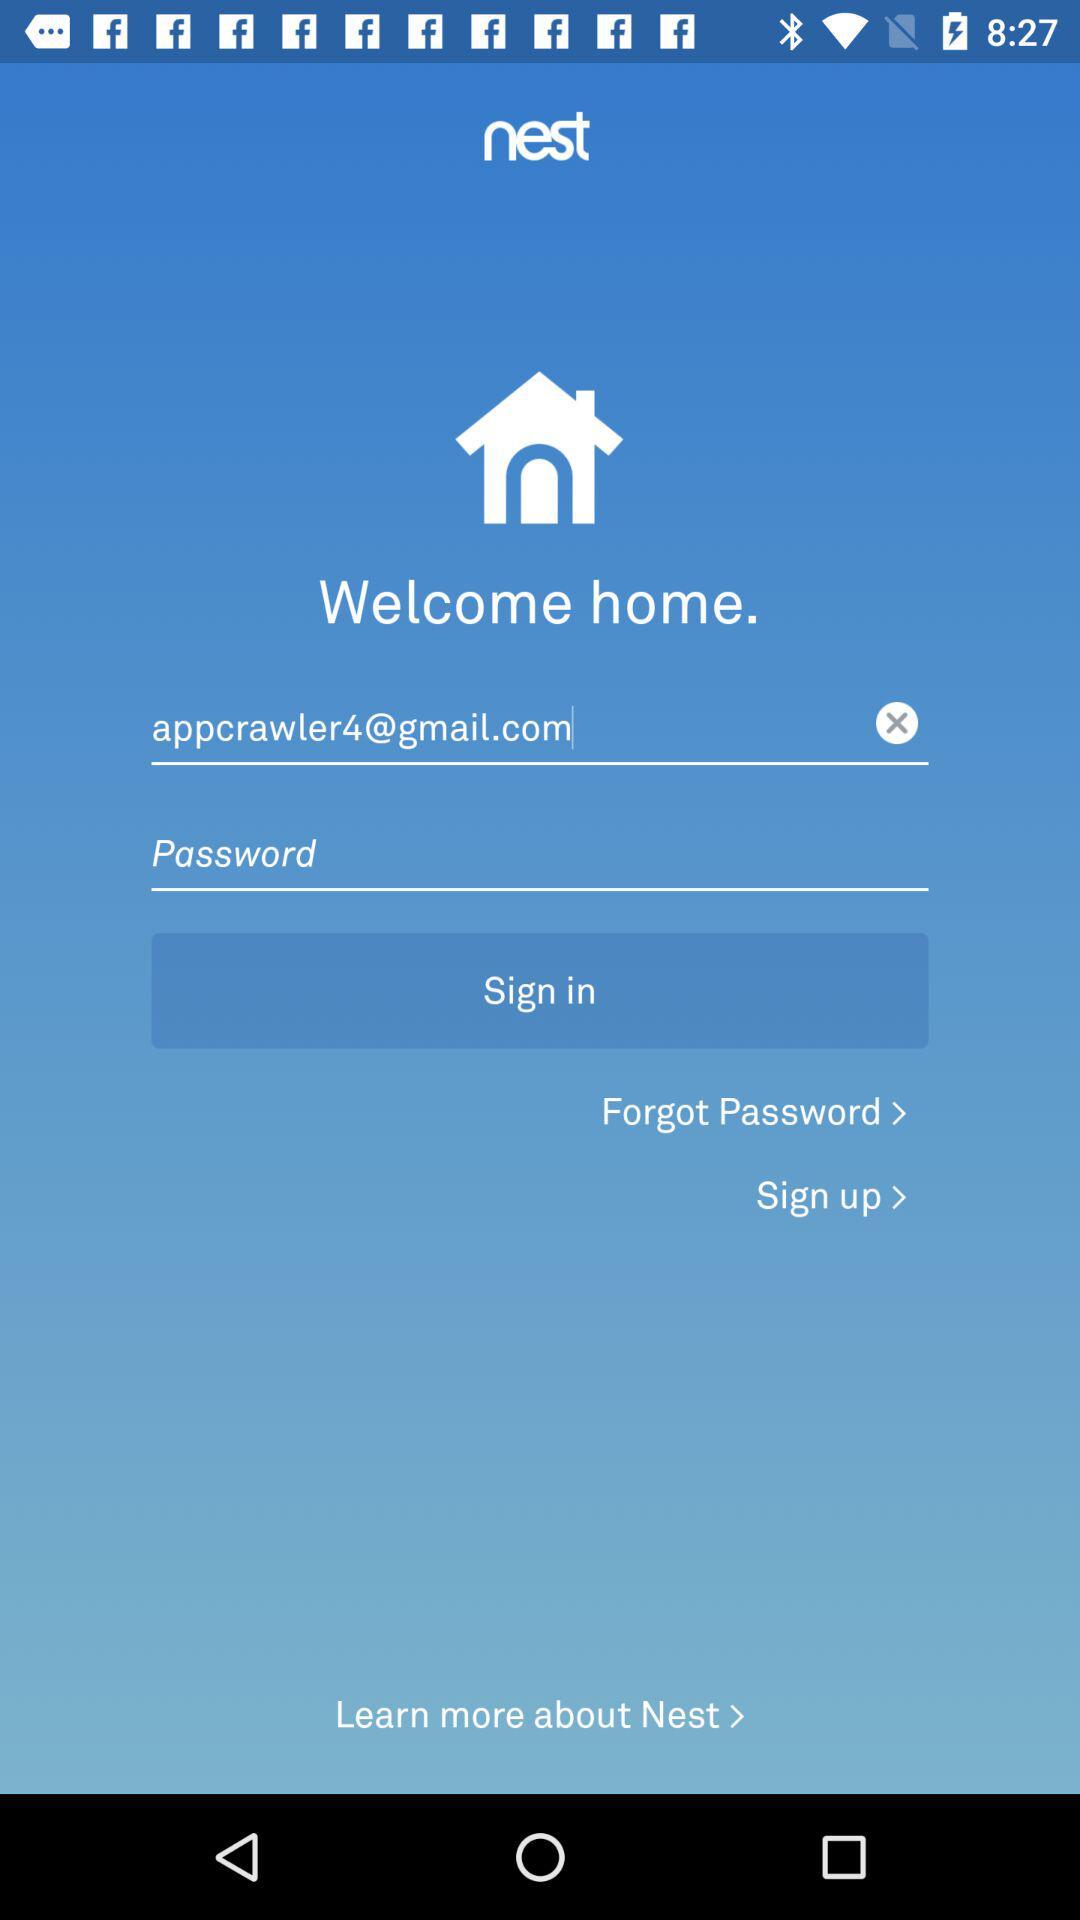 This screenshot has width=1080, height=1920. I want to click on the image below nest, so click(538, 454).